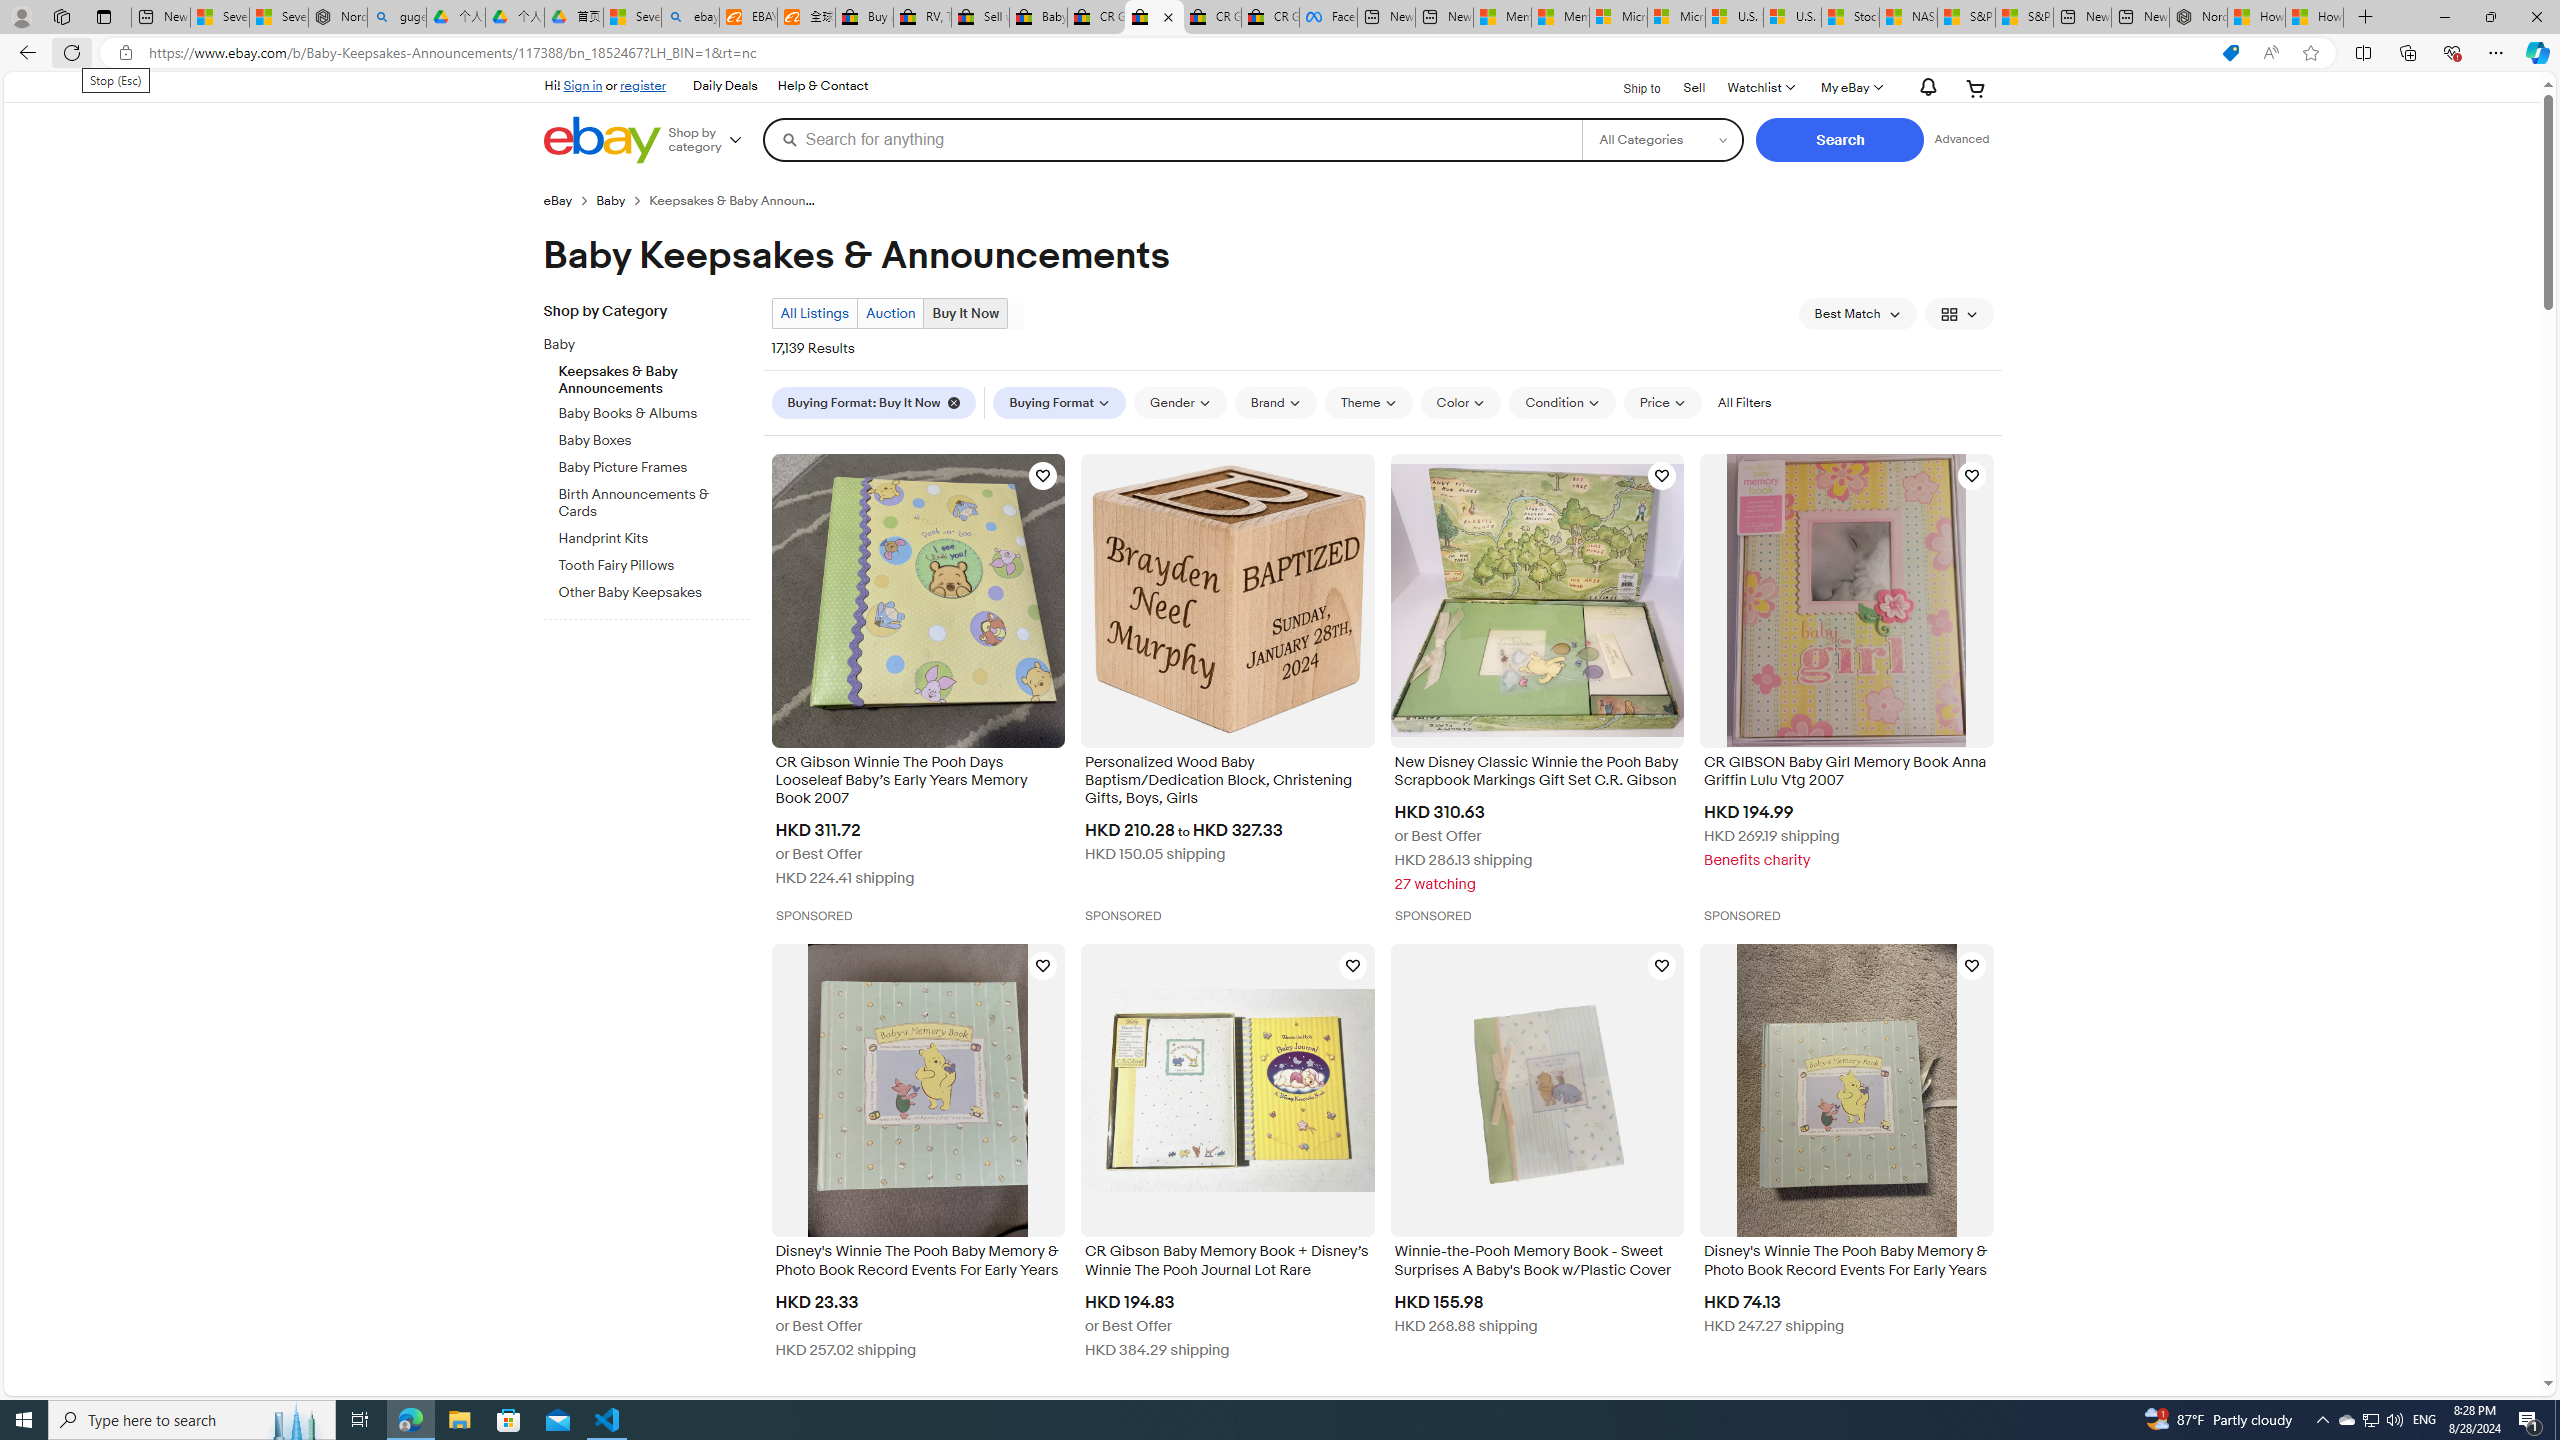 This screenshot has width=2560, height=1440. I want to click on 'Browser essentials', so click(2451, 51).